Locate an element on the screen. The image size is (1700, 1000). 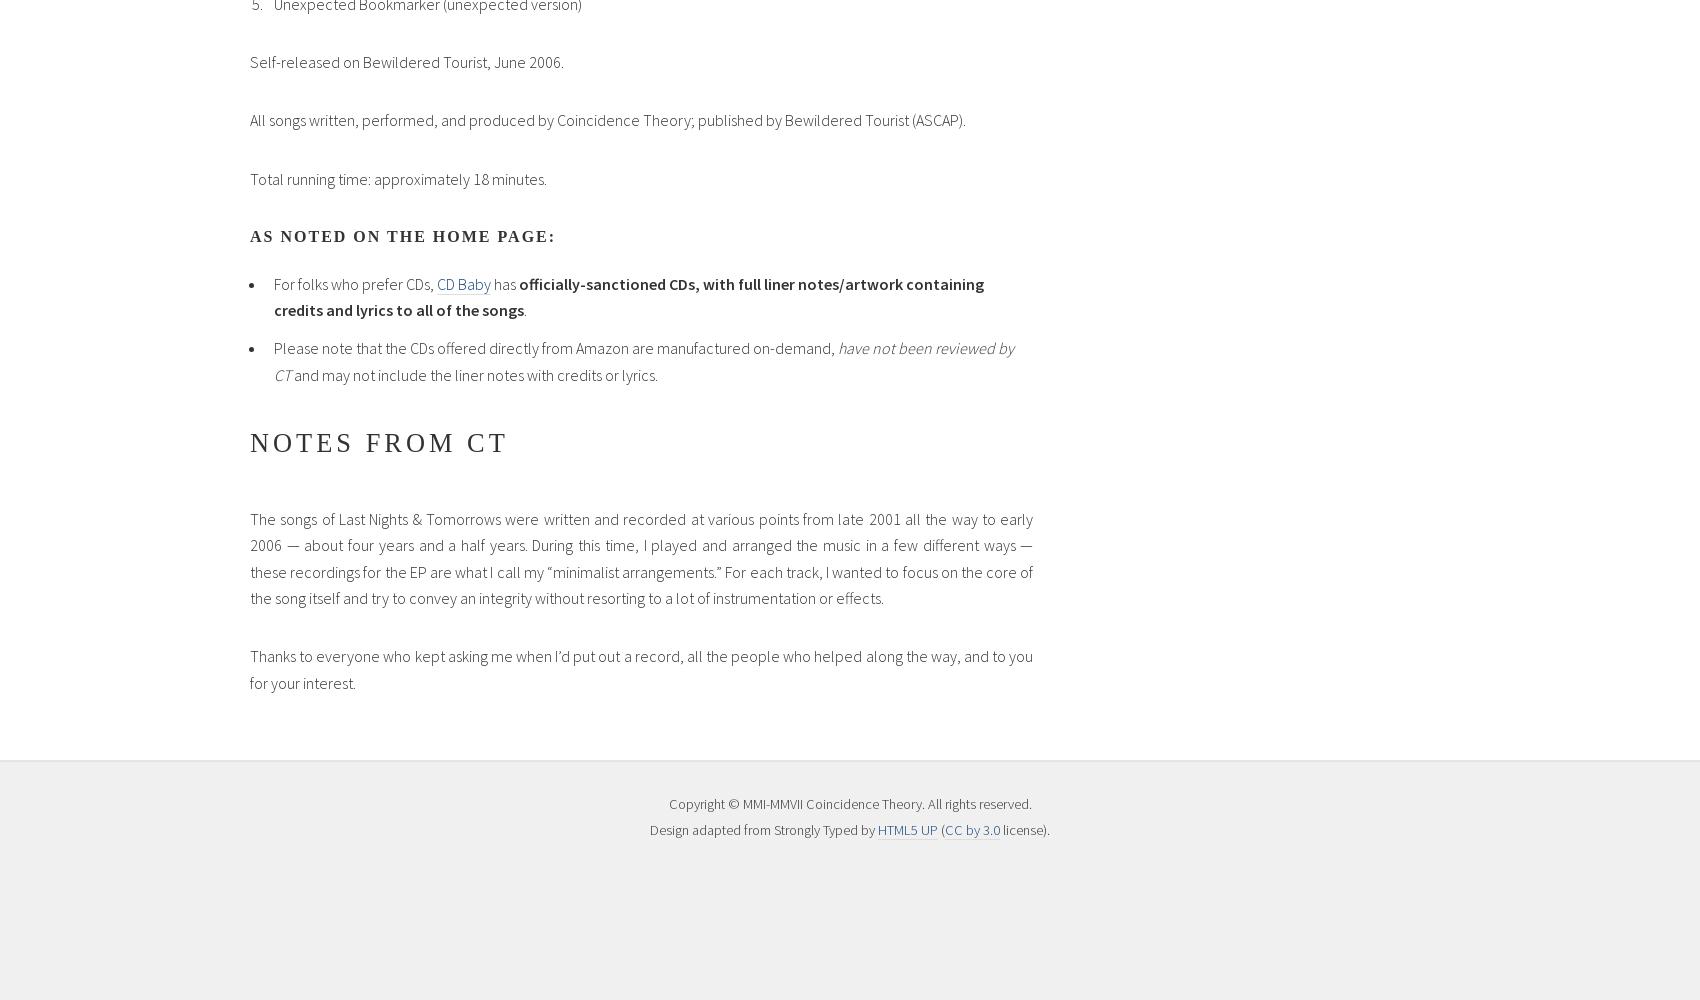
'The songs of' is located at coordinates (294, 518).